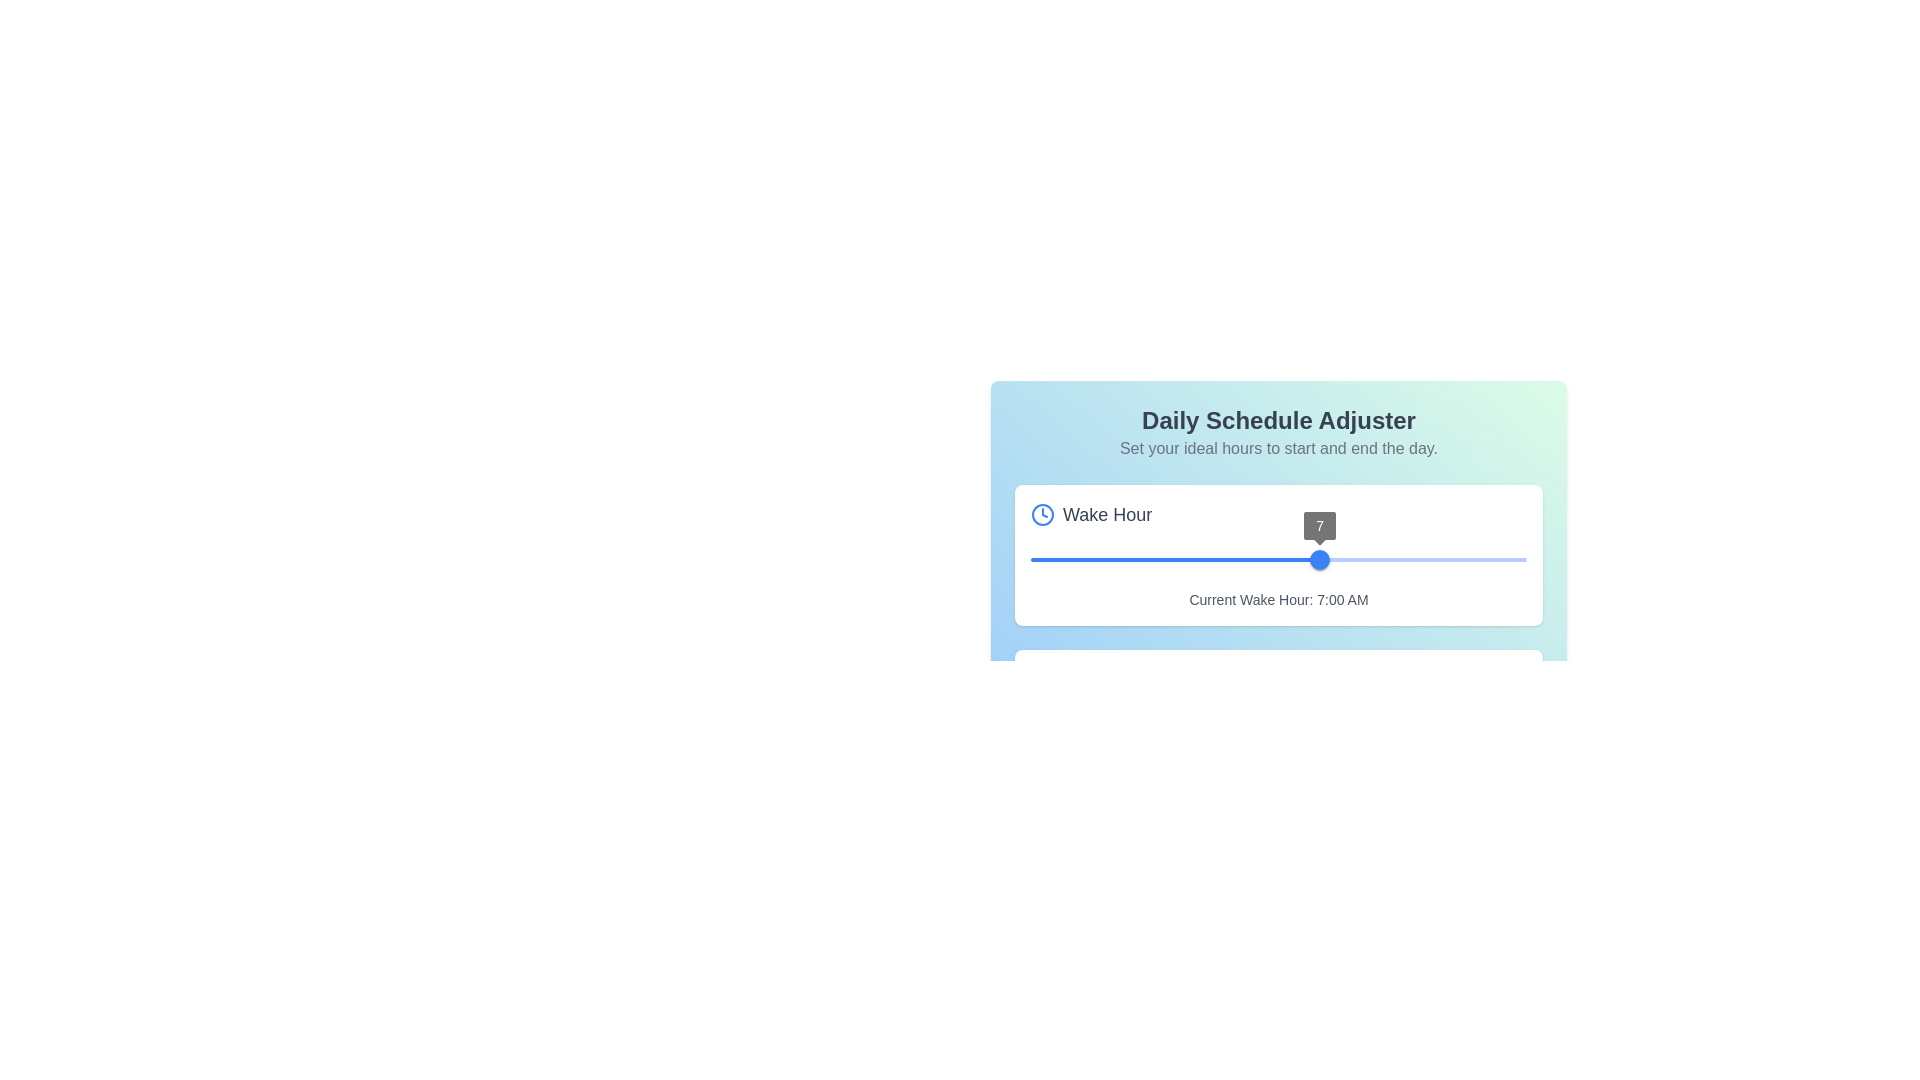 Image resolution: width=1920 pixels, height=1080 pixels. What do you see at coordinates (474, 499) in the screenshot?
I see `the wake hour` at bounding box center [474, 499].